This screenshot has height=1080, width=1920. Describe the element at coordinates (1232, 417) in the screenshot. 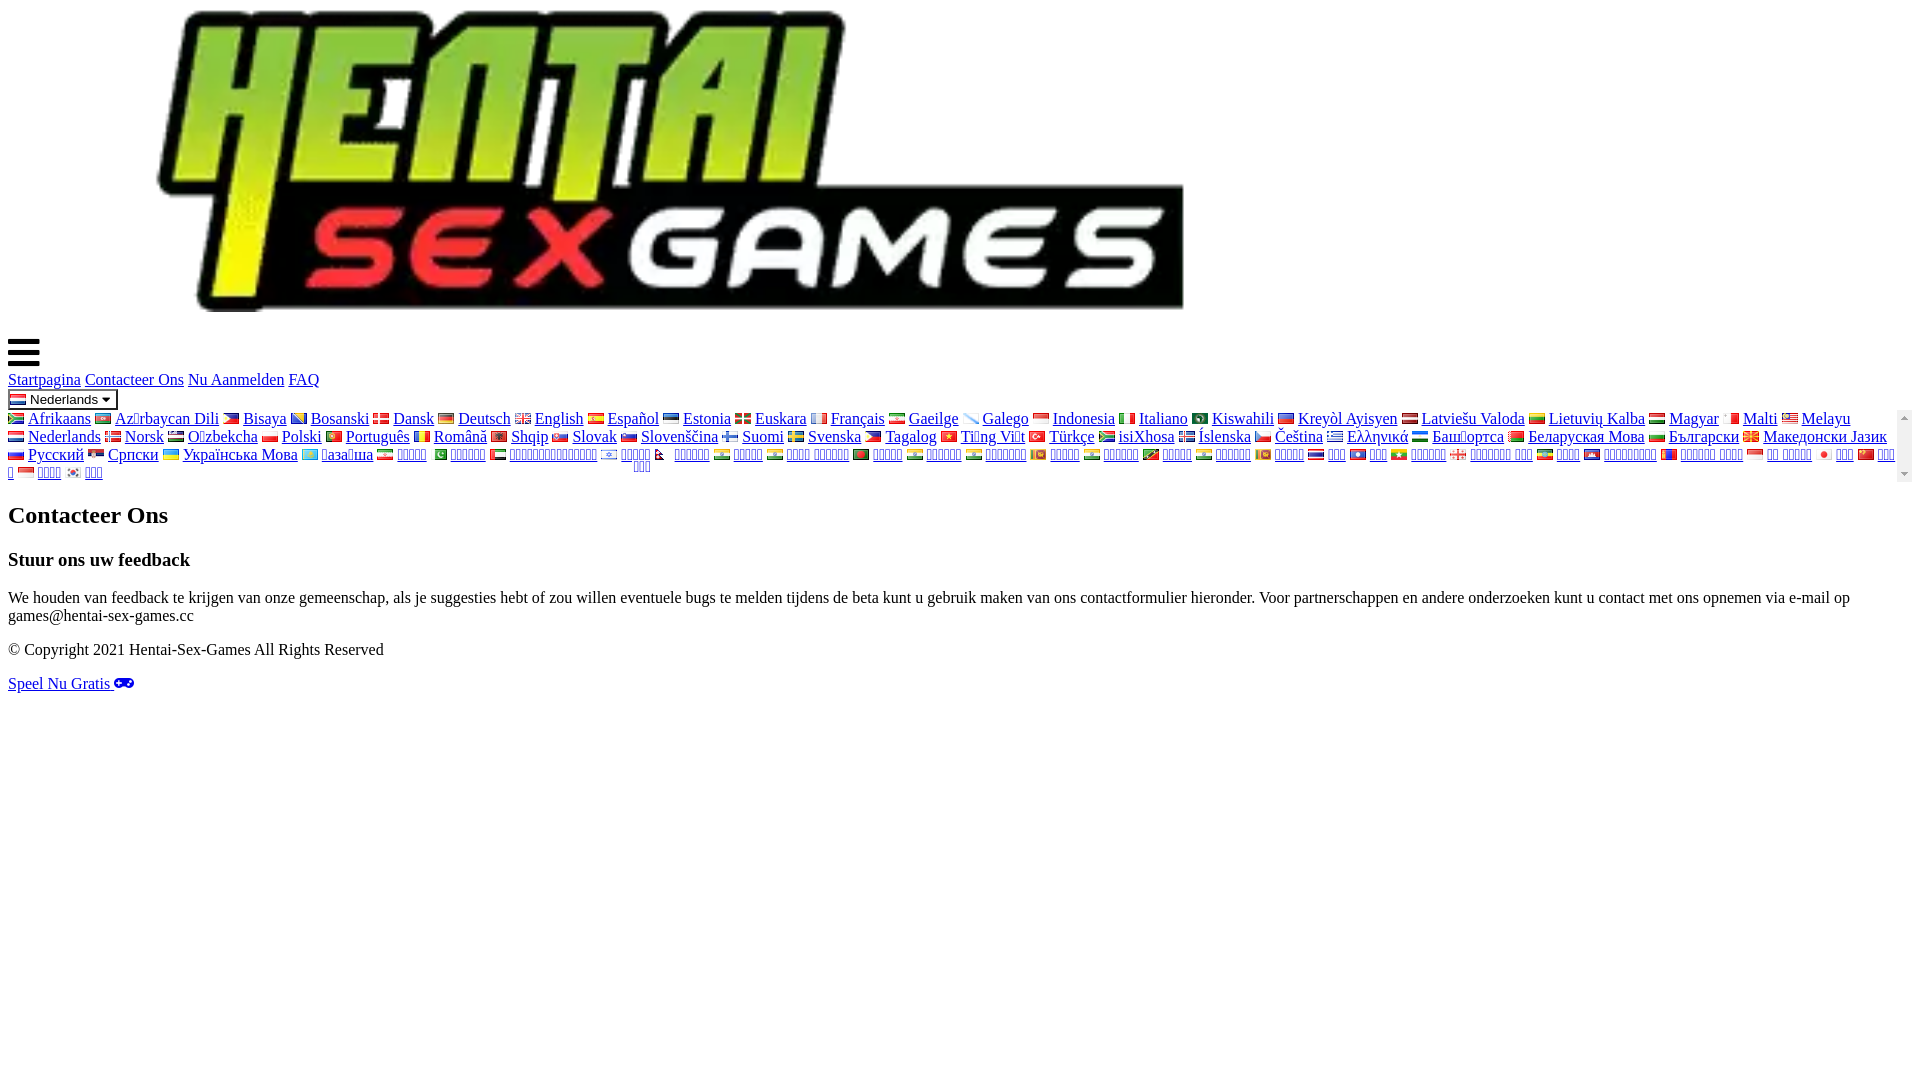

I see `'Kiswahili'` at that location.